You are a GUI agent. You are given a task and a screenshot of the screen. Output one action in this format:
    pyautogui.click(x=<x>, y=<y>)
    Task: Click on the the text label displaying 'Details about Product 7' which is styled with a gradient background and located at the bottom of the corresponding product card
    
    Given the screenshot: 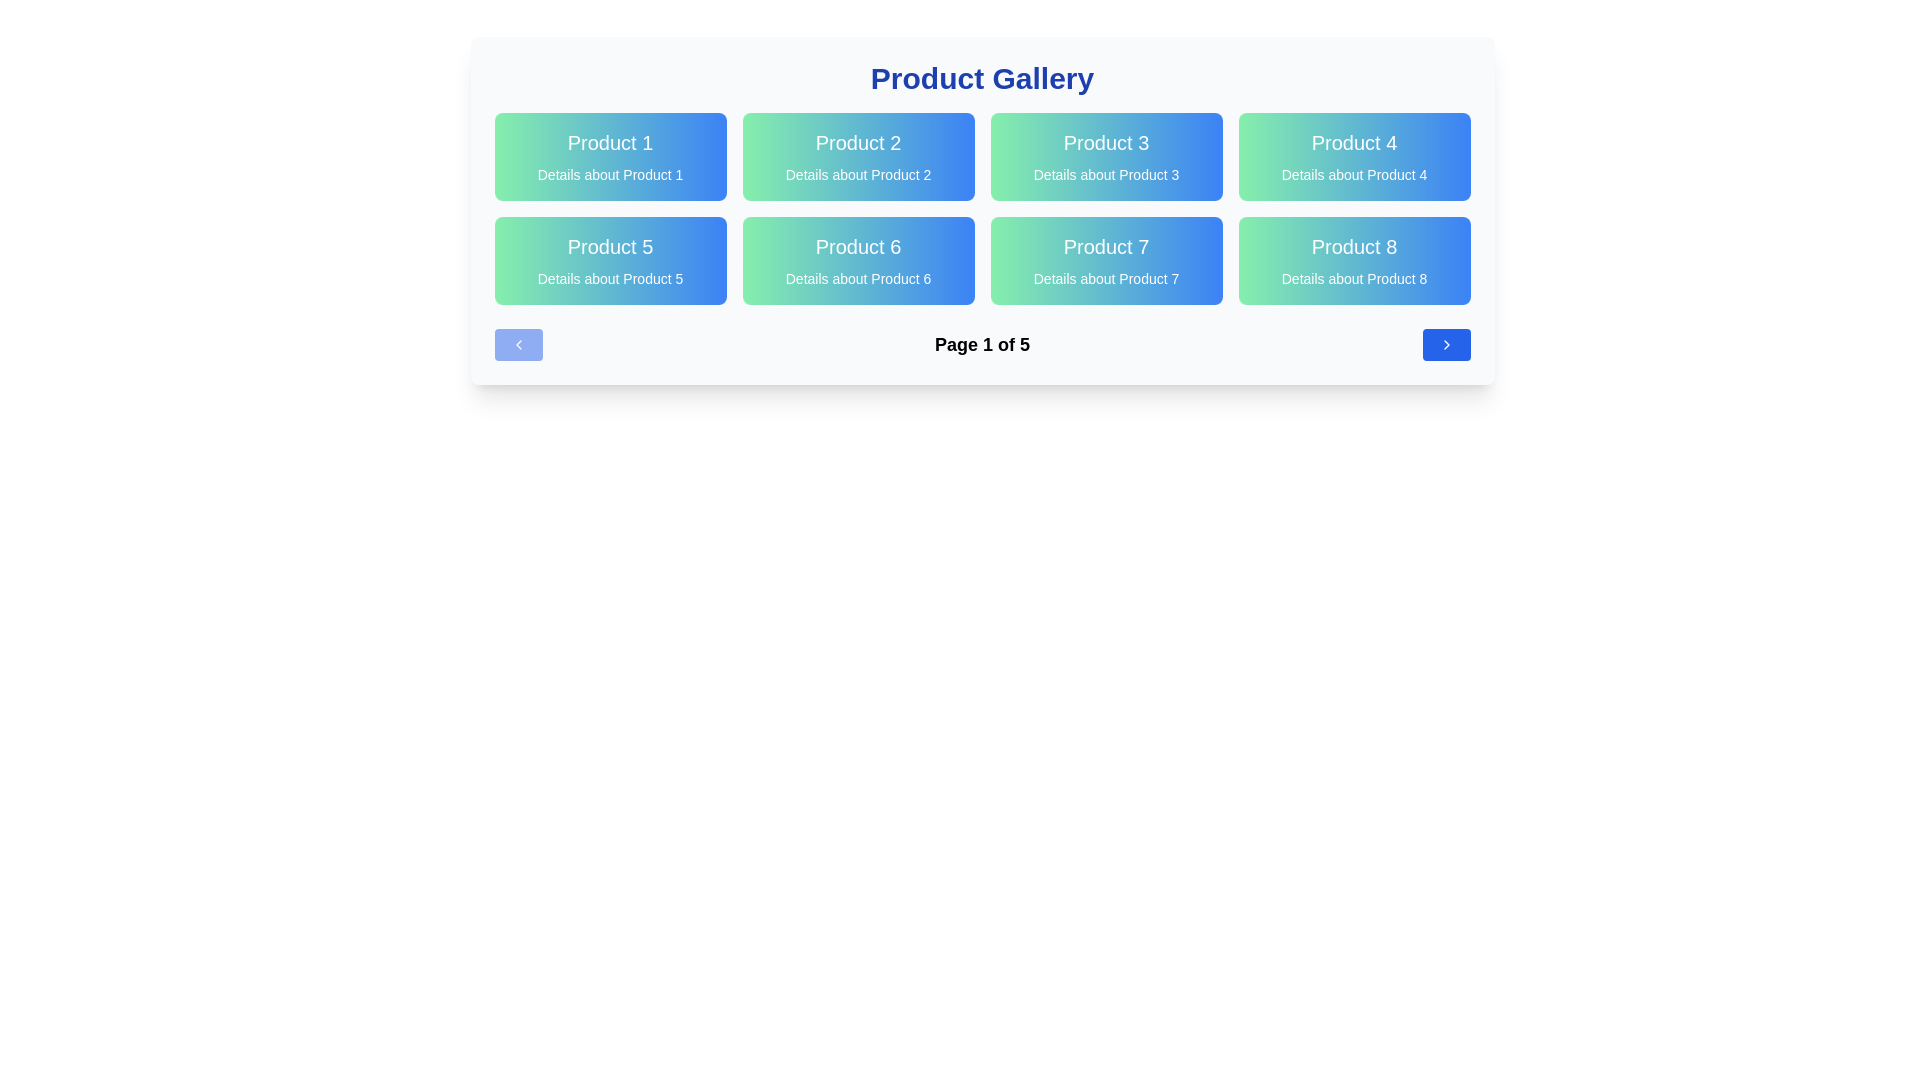 What is the action you would take?
    pyautogui.click(x=1105, y=278)
    